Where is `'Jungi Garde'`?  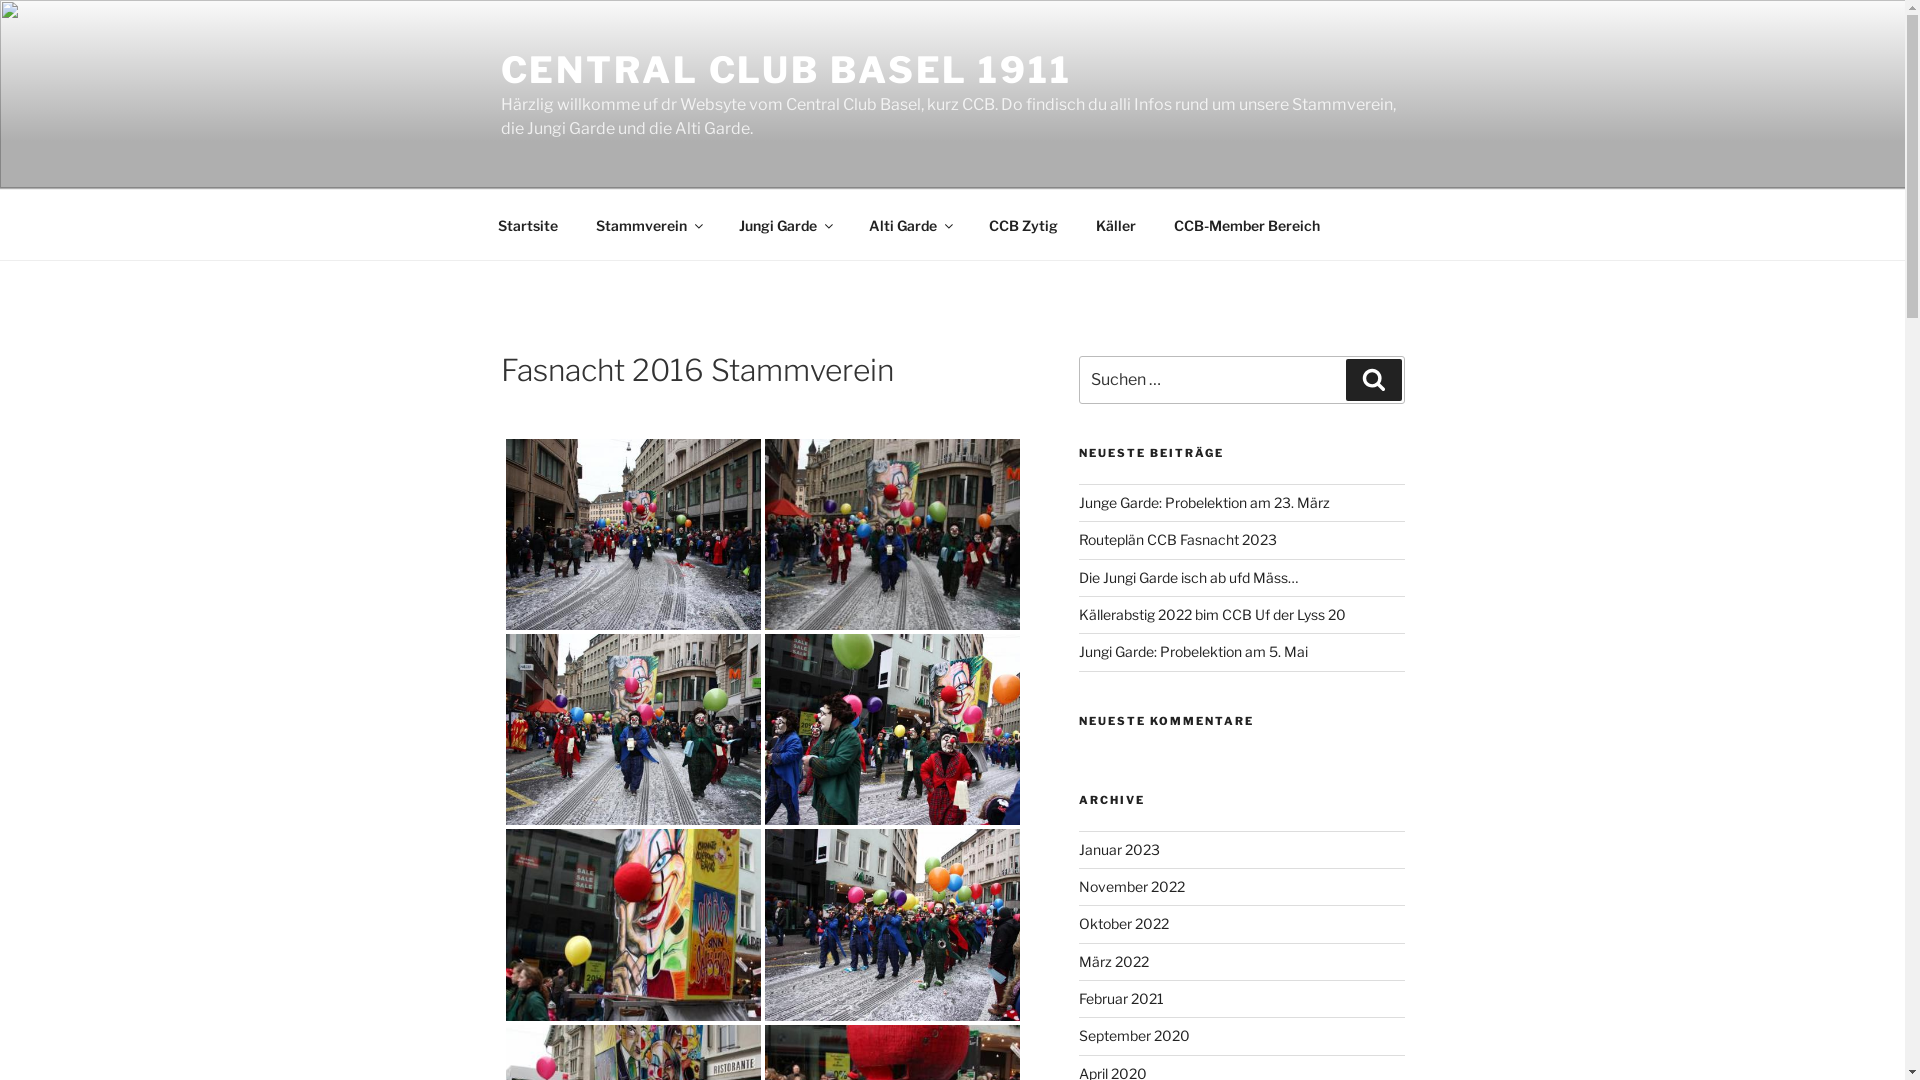
'Jungi Garde' is located at coordinates (720, 224).